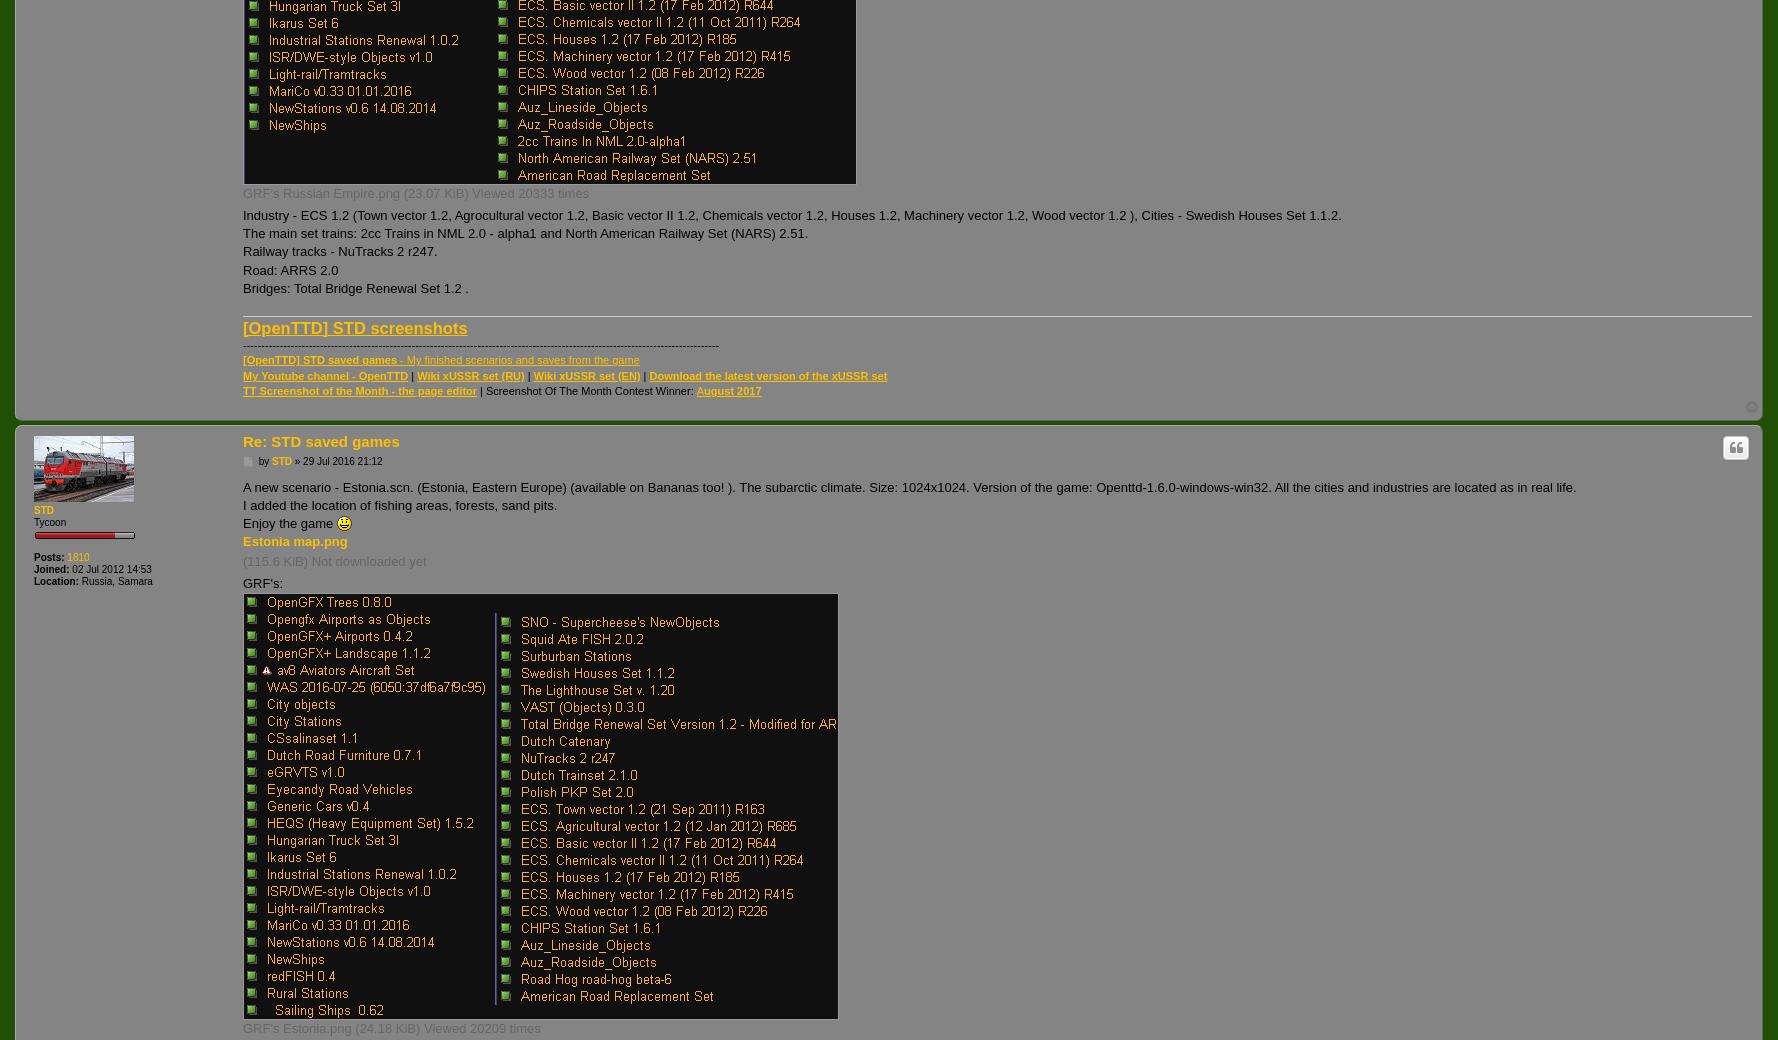 This screenshot has width=1778, height=1040. What do you see at coordinates (51, 567) in the screenshot?
I see `'Joined:'` at bounding box center [51, 567].